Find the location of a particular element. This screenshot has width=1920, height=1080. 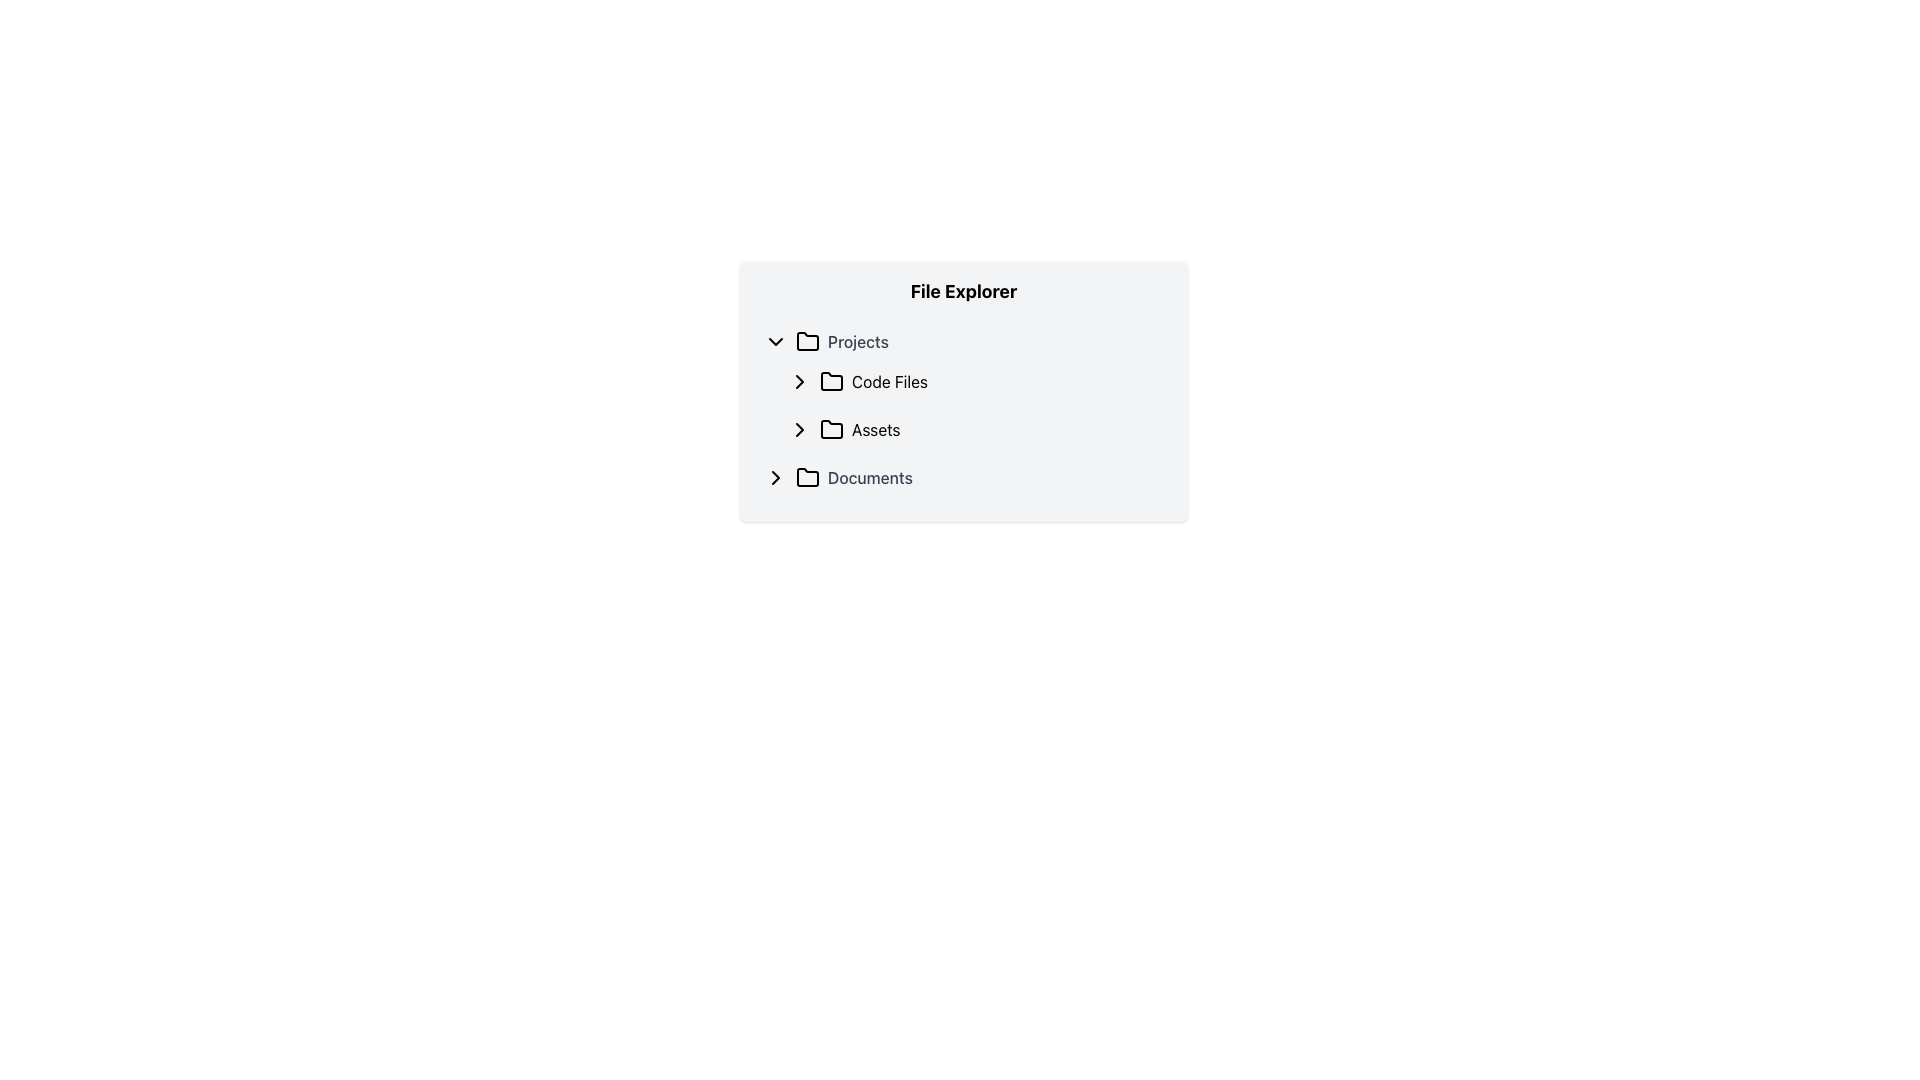

the right-facing chevron arrow icon next to the 'Code Files' folder label is located at coordinates (800, 381).